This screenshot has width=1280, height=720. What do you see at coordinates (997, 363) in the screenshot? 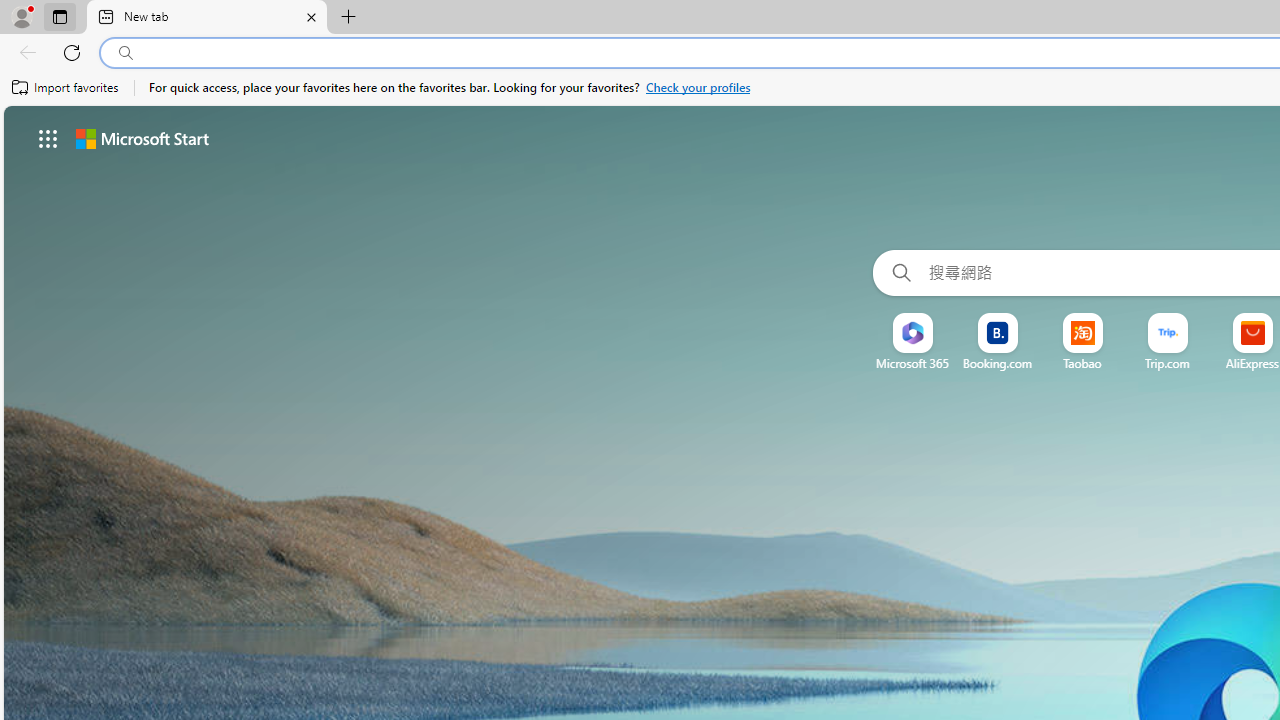
I see `'Booking.com'` at bounding box center [997, 363].